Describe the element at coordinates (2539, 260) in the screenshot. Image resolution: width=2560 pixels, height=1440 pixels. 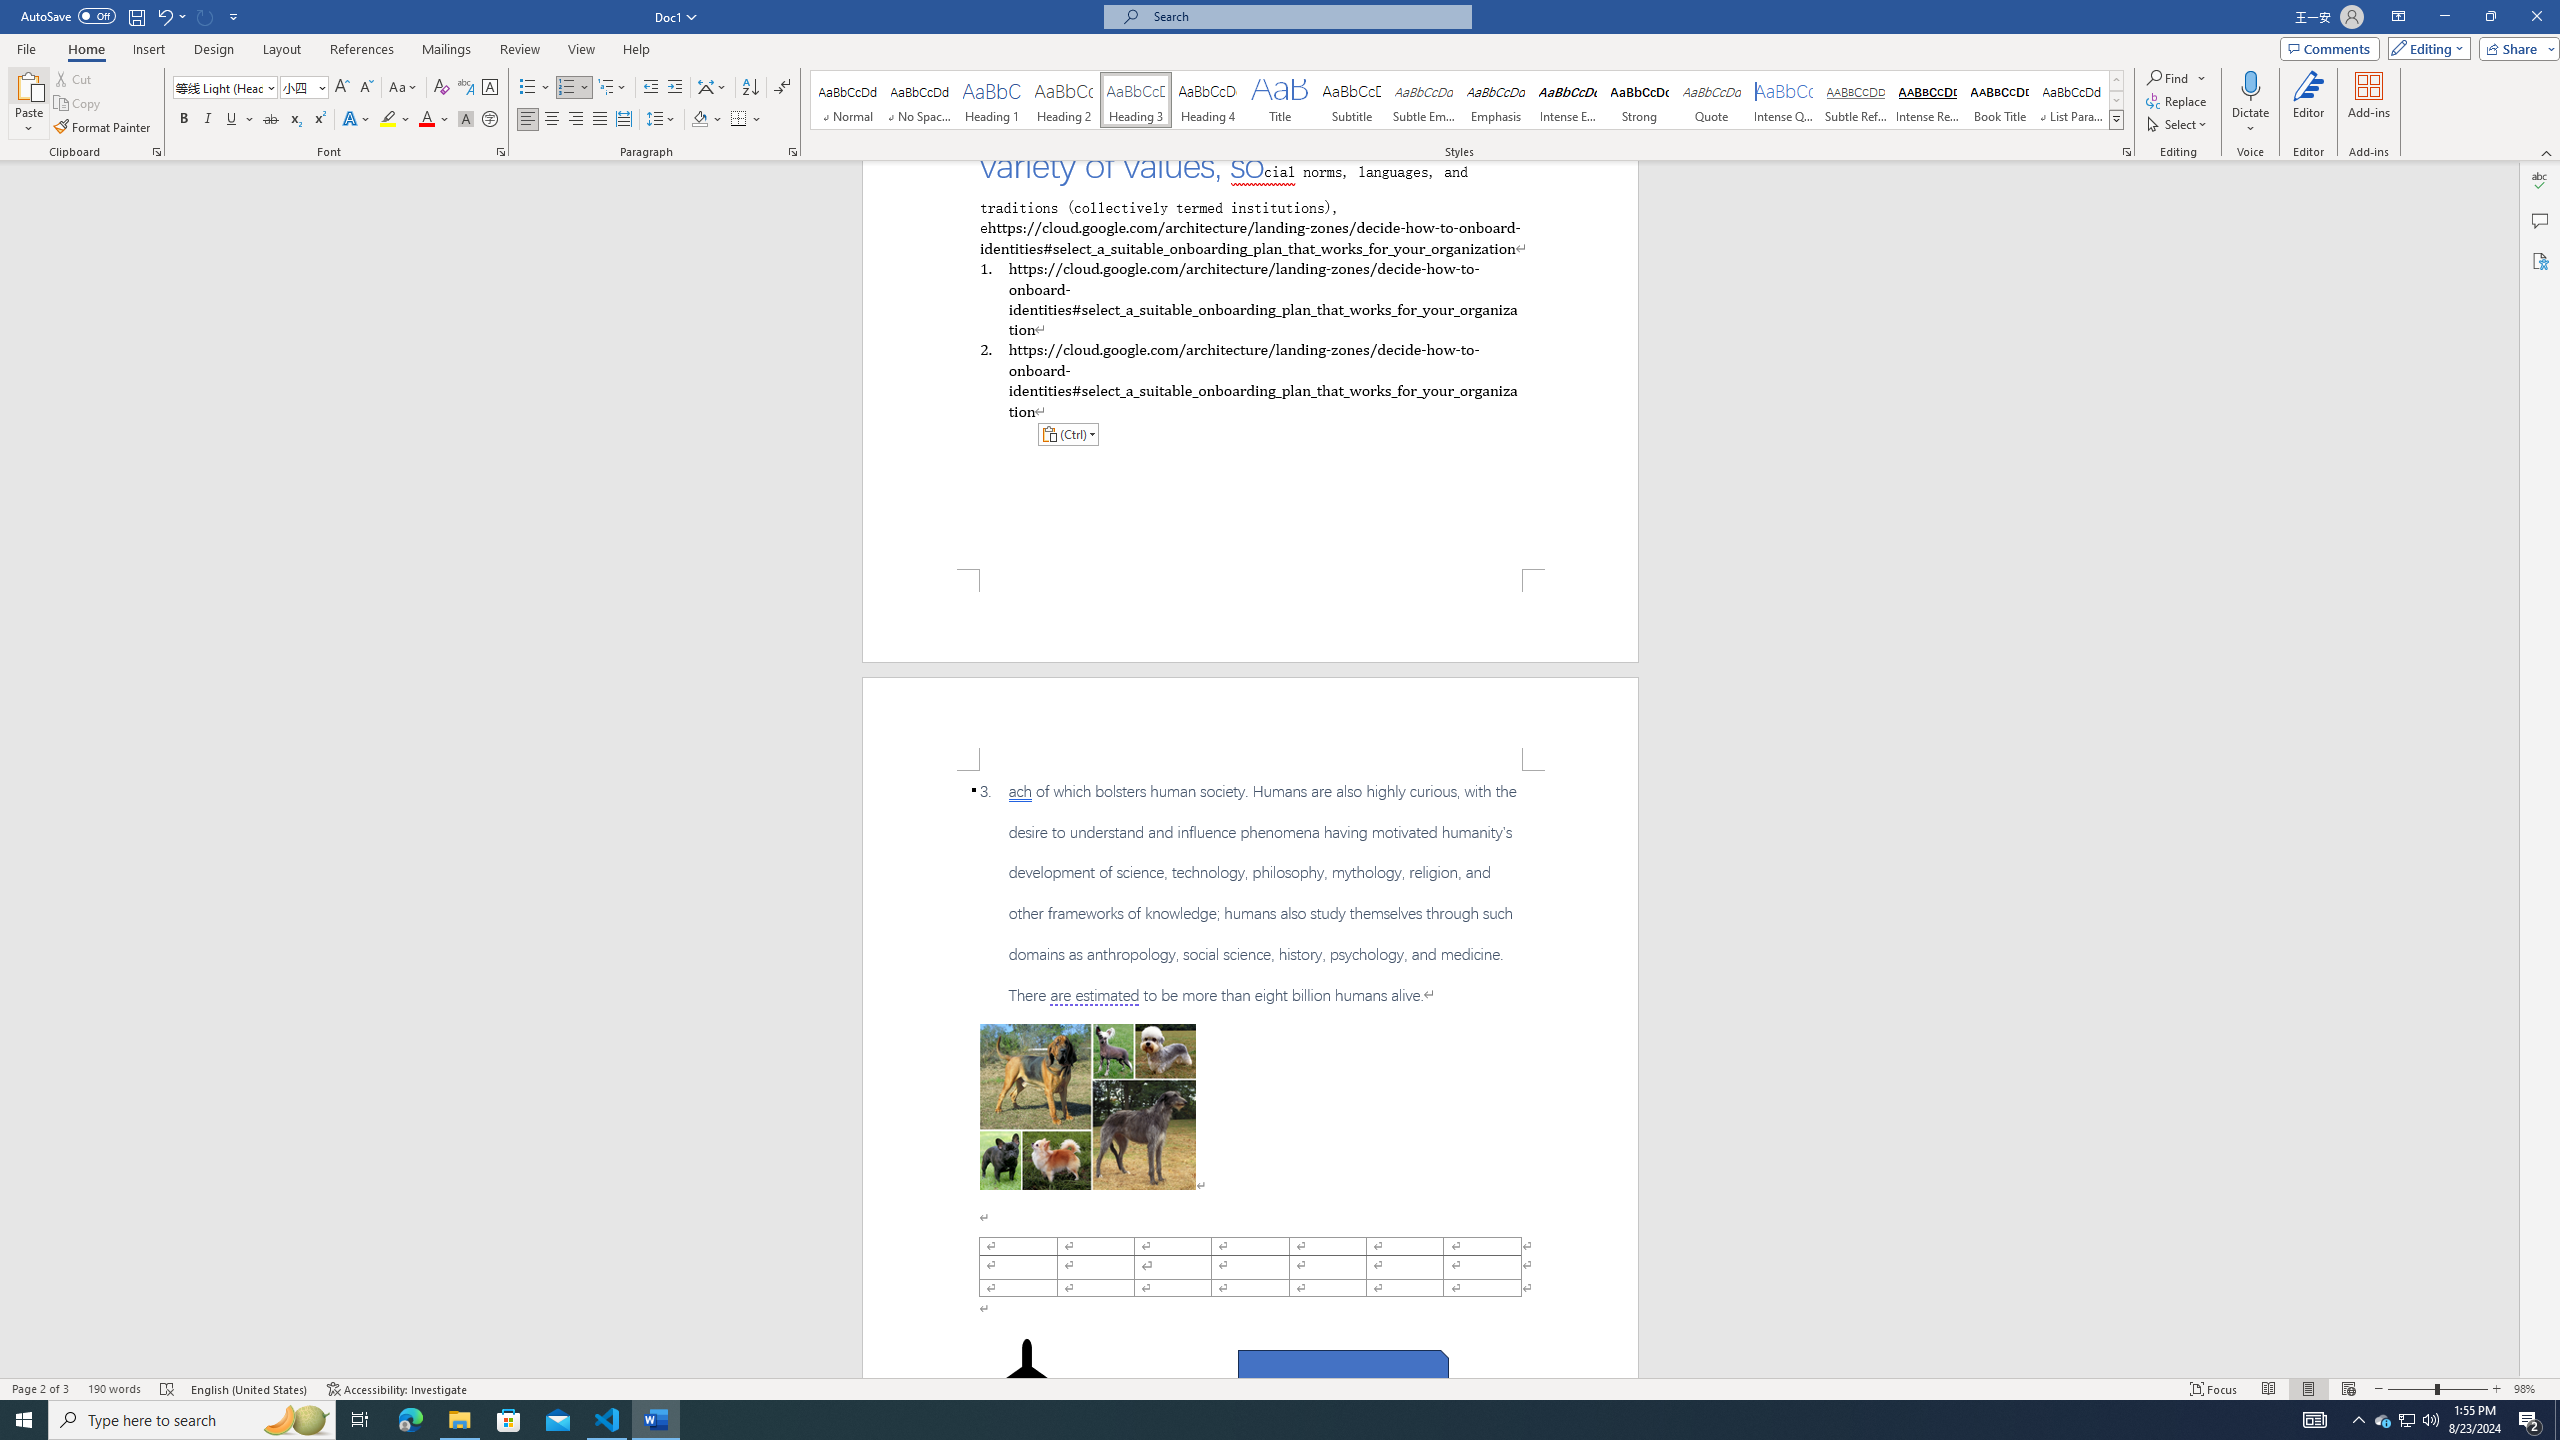
I see `'Accessibility'` at that location.